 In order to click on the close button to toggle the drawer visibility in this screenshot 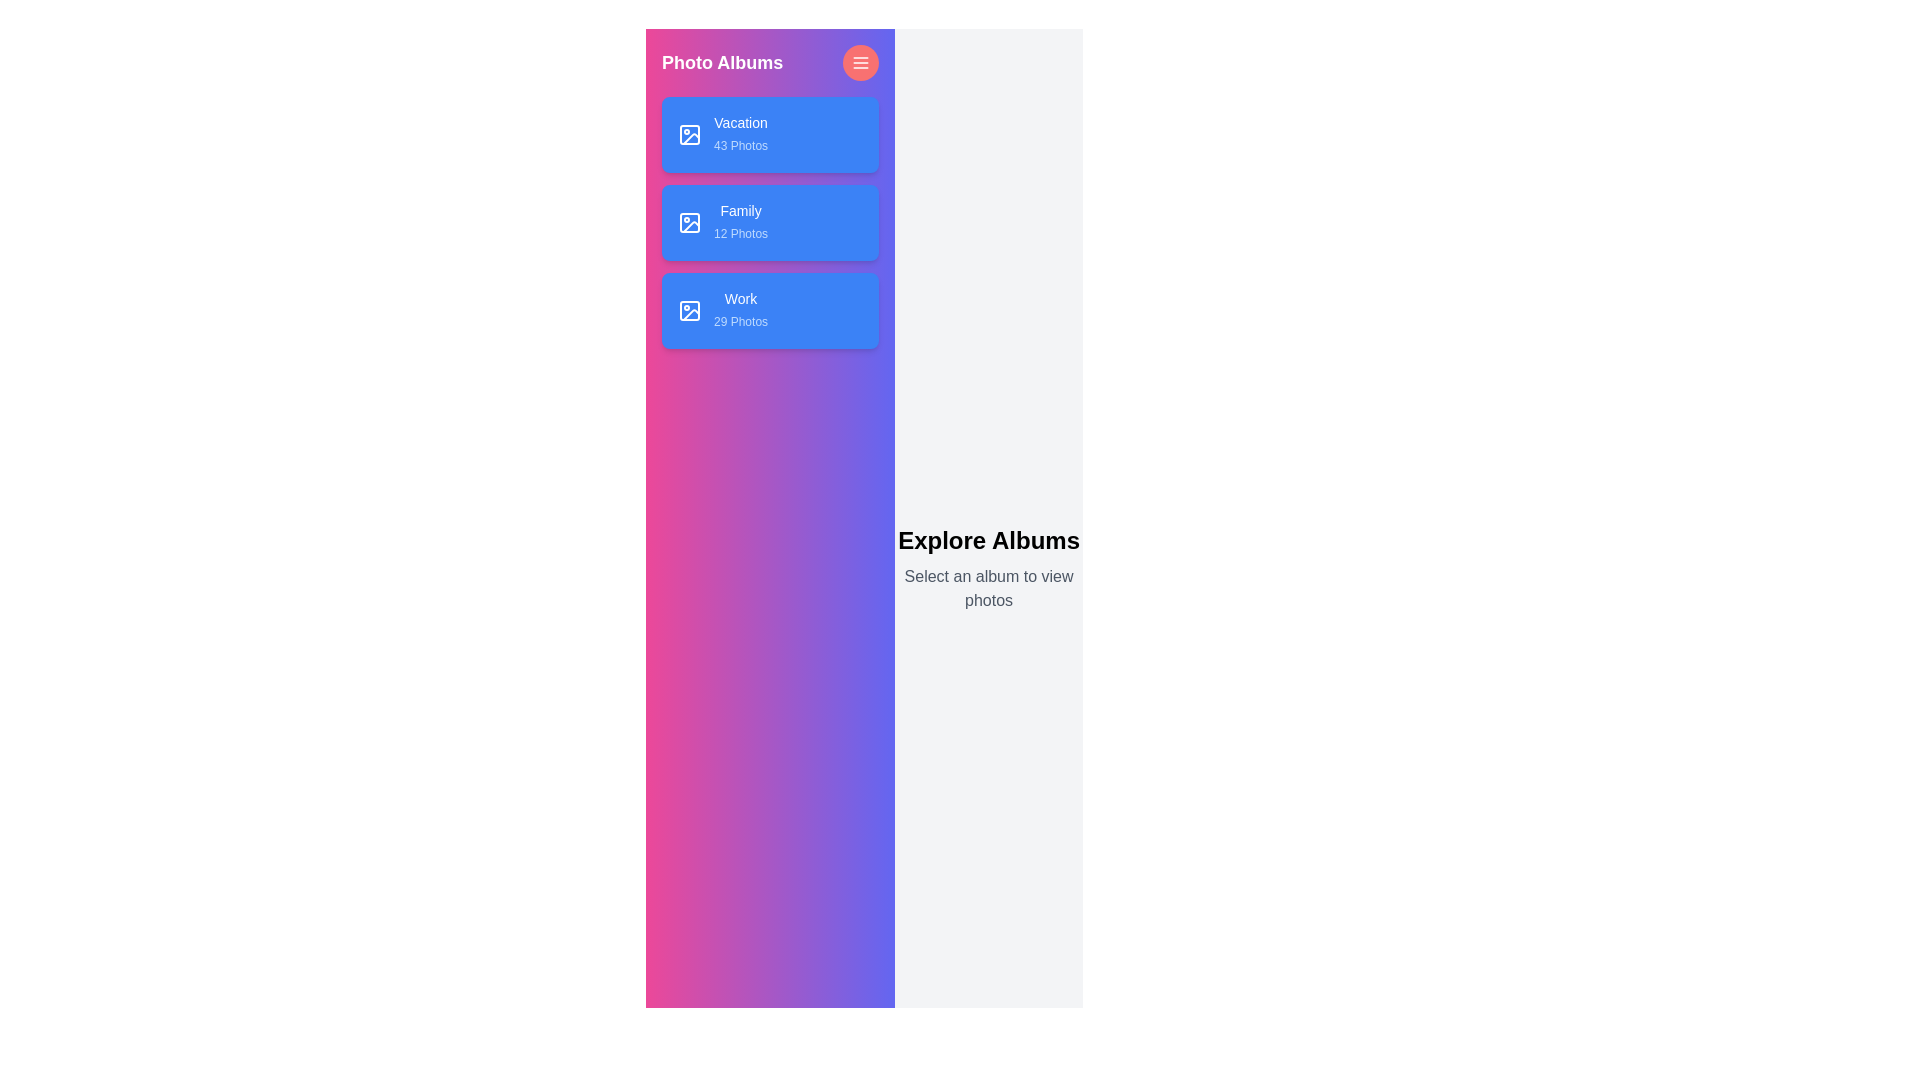, I will do `click(860, 61)`.